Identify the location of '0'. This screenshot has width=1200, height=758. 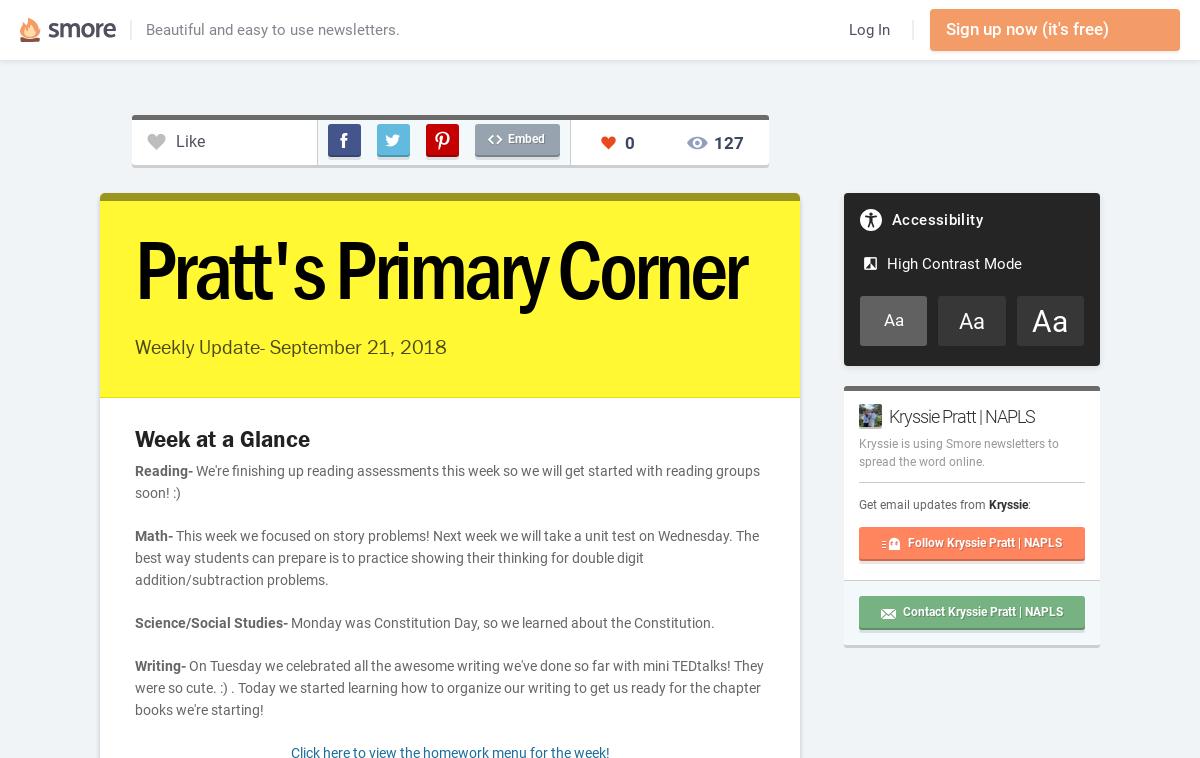
(629, 140).